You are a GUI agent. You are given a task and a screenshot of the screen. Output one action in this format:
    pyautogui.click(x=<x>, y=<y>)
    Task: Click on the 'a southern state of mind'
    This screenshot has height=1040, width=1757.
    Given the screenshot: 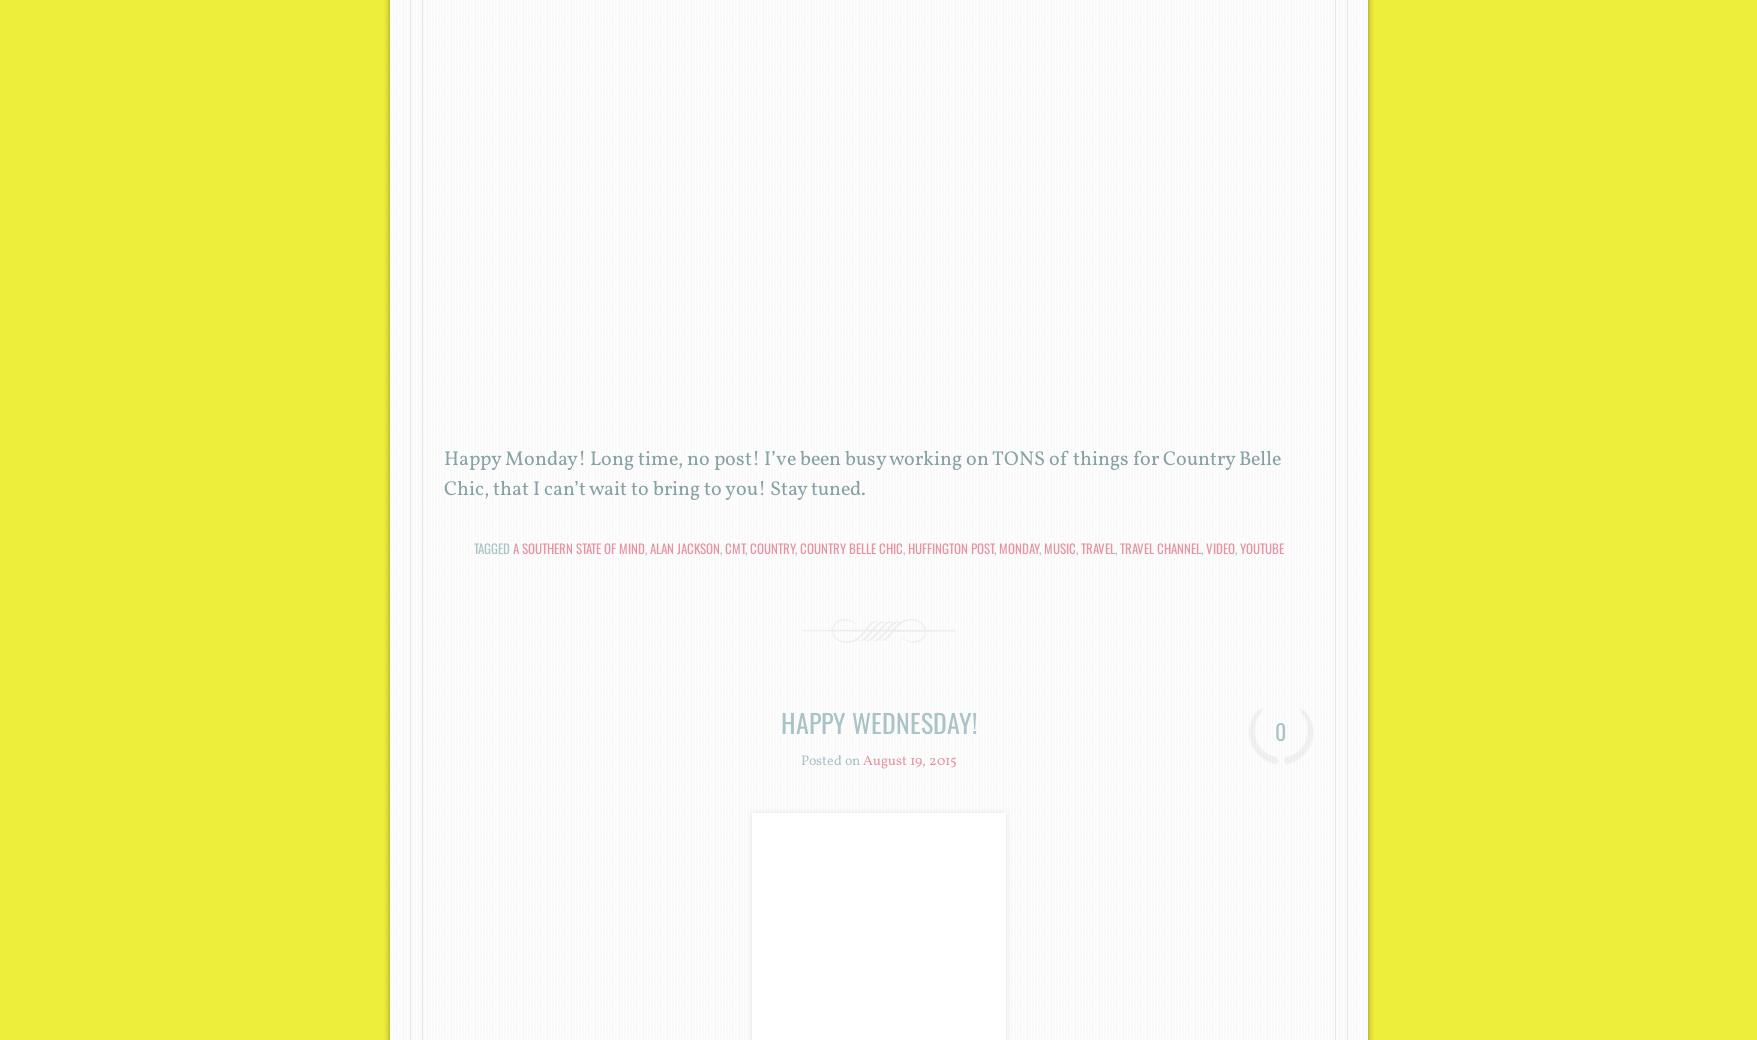 What is the action you would take?
    pyautogui.click(x=578, y=546)
    